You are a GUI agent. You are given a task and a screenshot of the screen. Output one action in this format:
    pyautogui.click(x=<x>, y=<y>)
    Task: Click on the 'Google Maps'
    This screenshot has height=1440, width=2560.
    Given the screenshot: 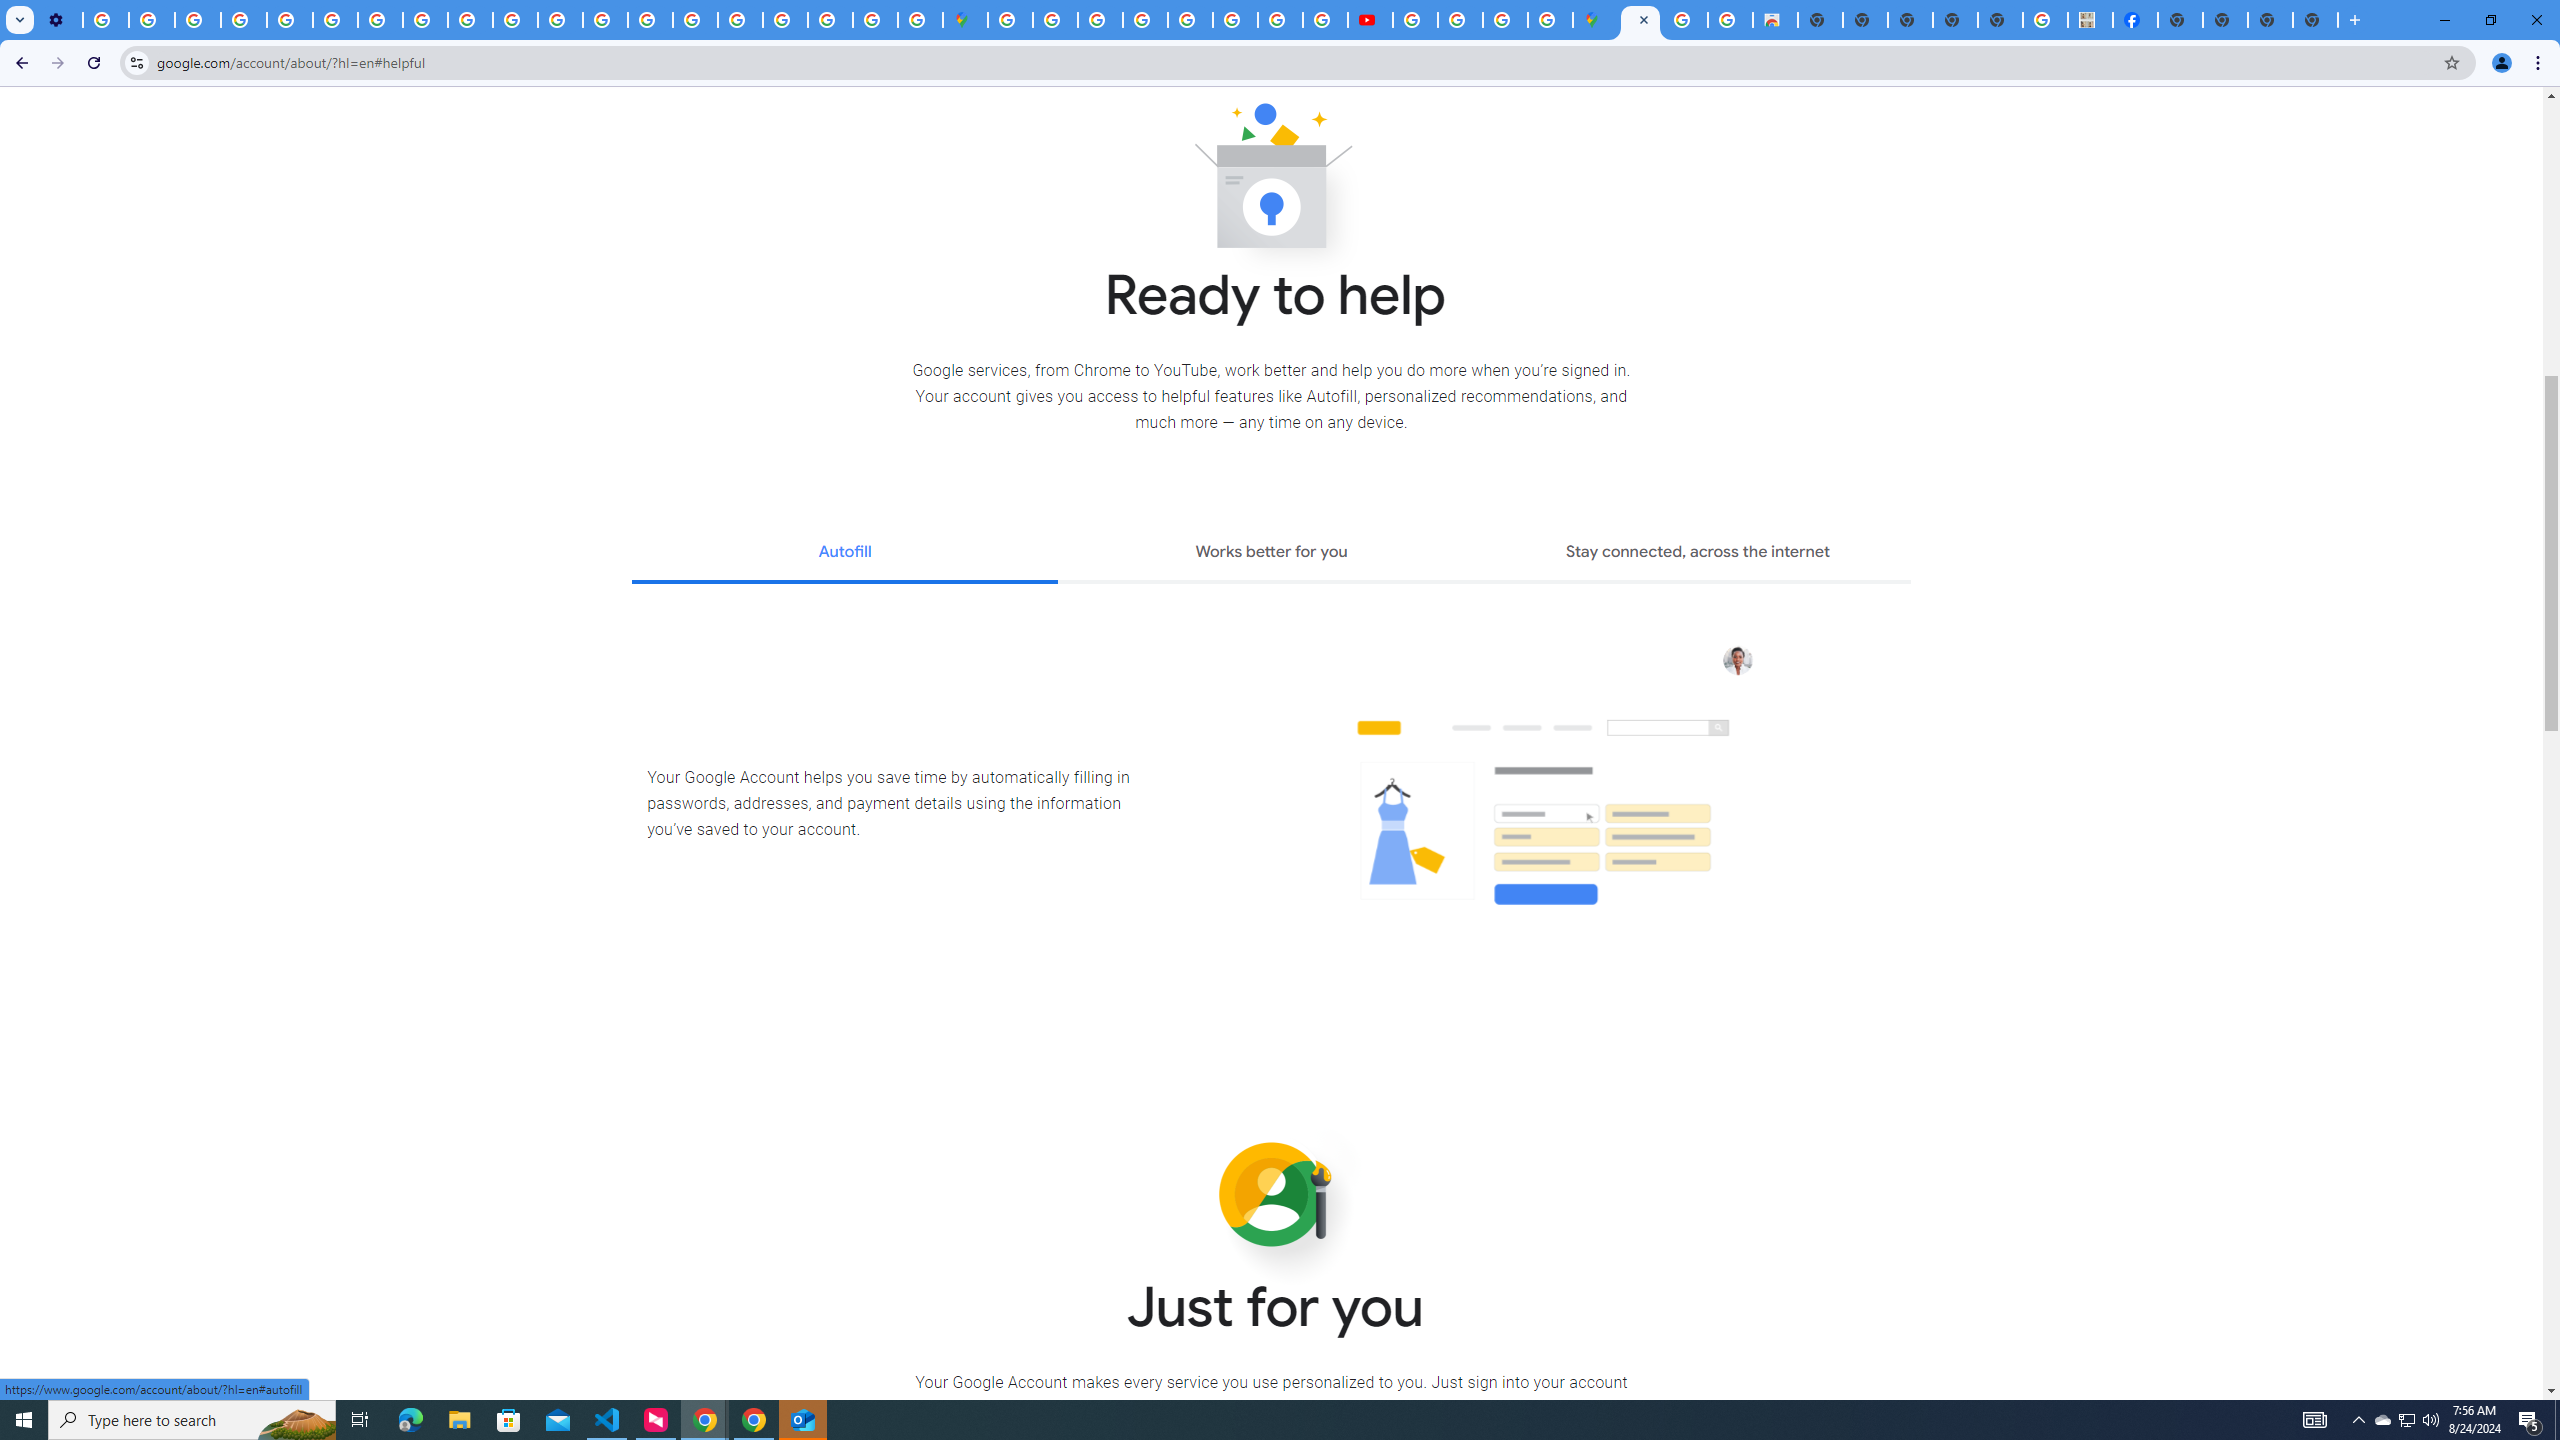 What is the action you would take?
    pyautogui.click(x=1595, y=19)
    